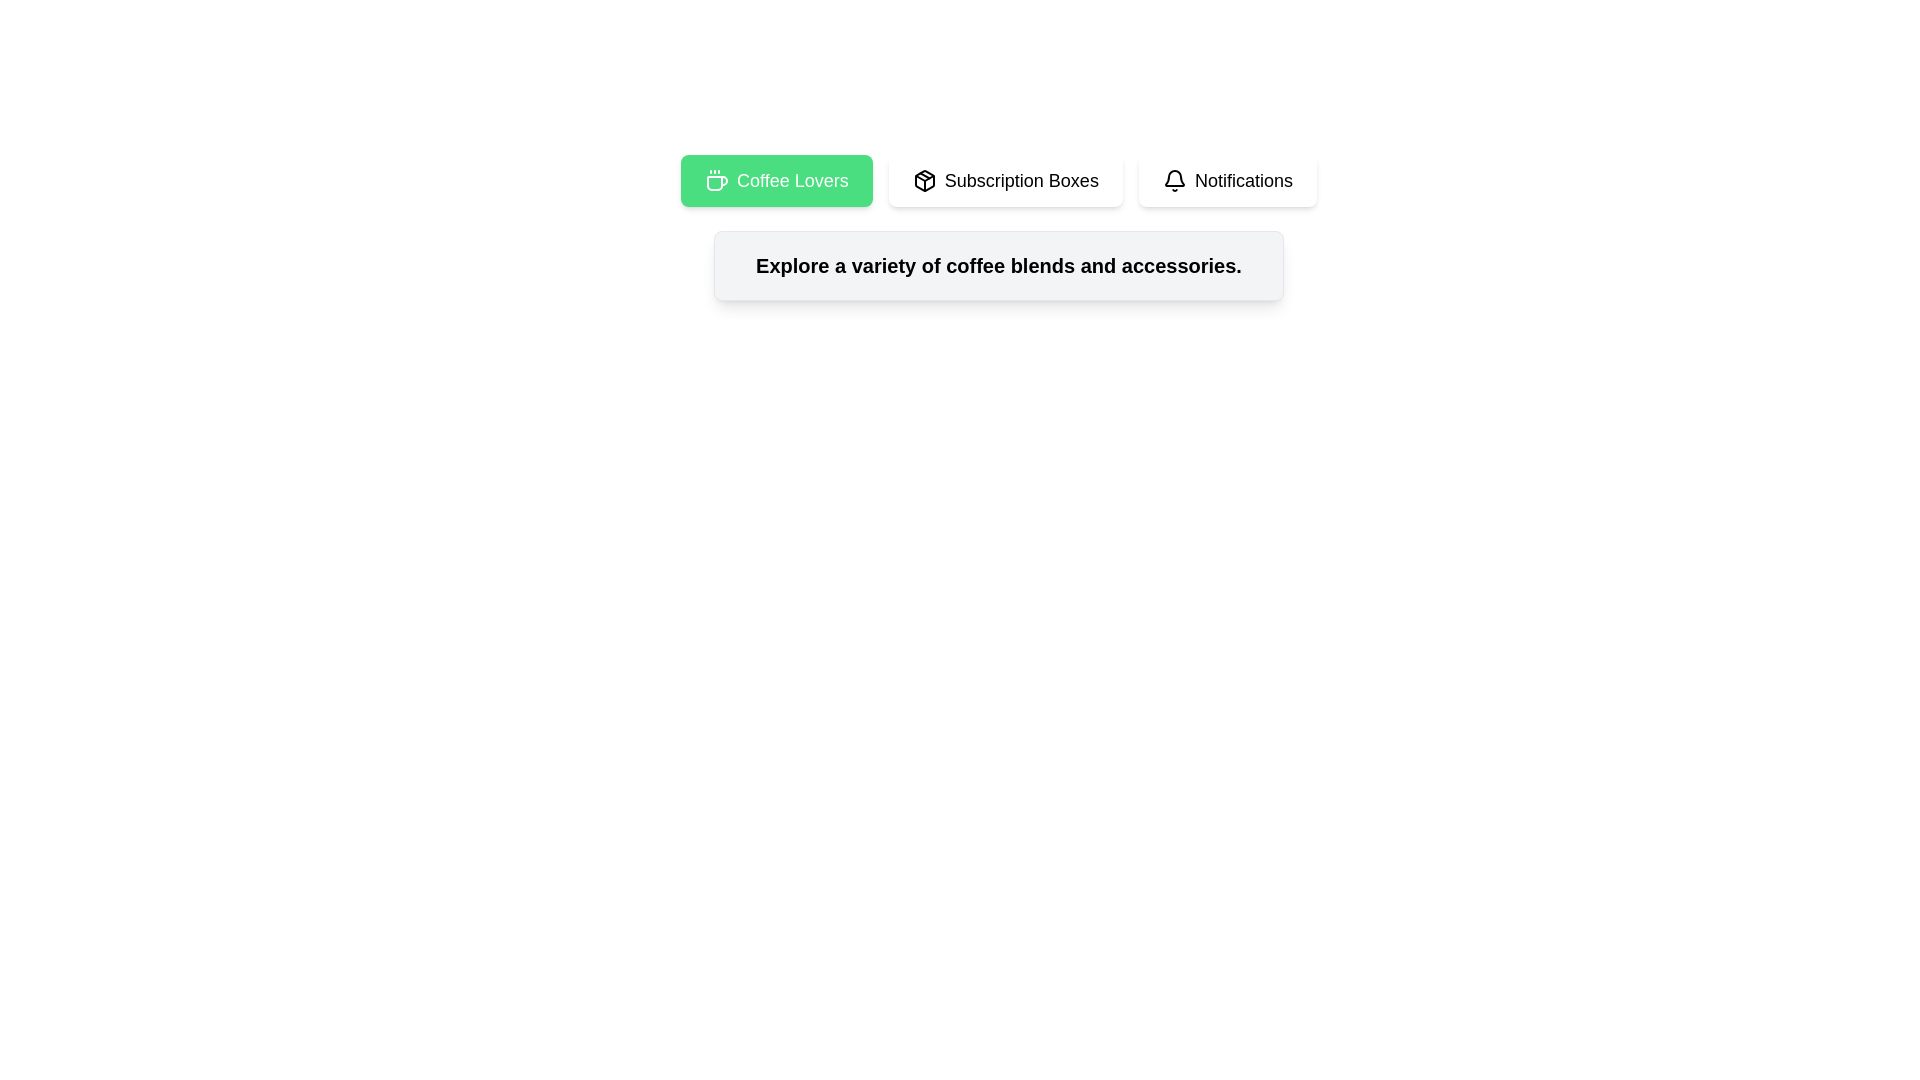  I want to click on the third button in a group of three horizontally aligned buttons, which allows access to notification functionalities, so click(1226, 181).